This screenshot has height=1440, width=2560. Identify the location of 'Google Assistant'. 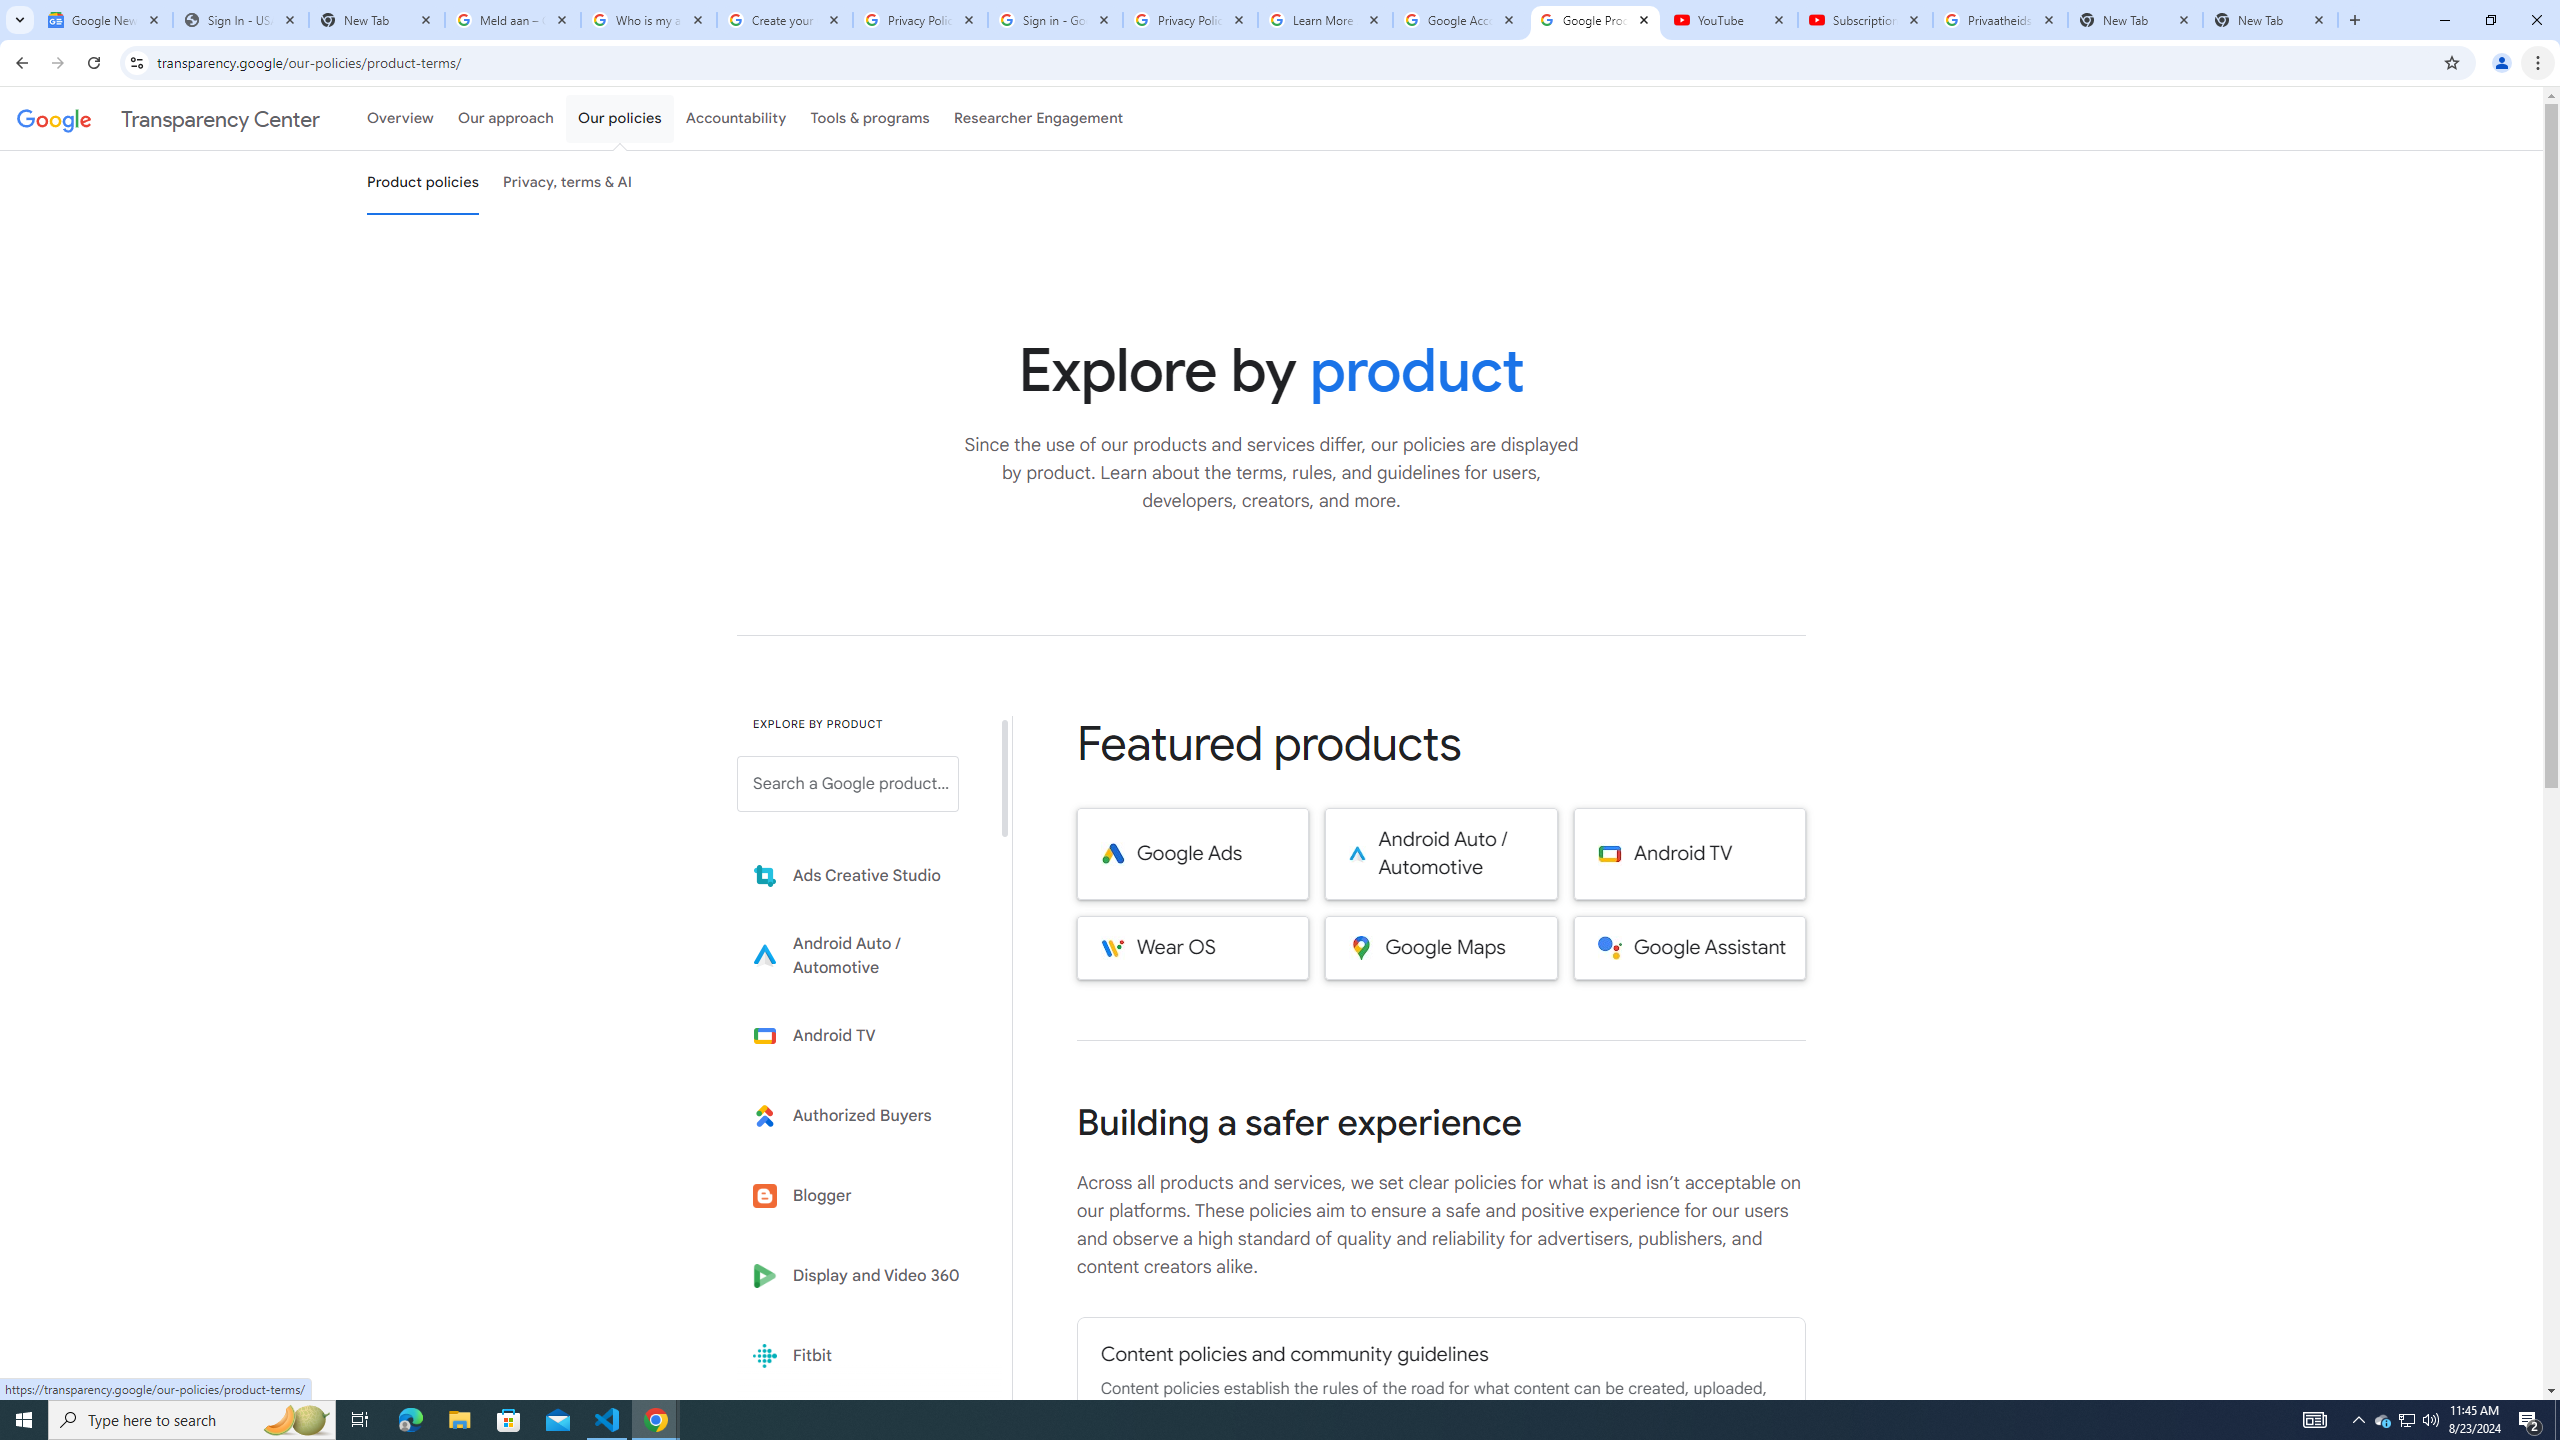
(1688, 947).